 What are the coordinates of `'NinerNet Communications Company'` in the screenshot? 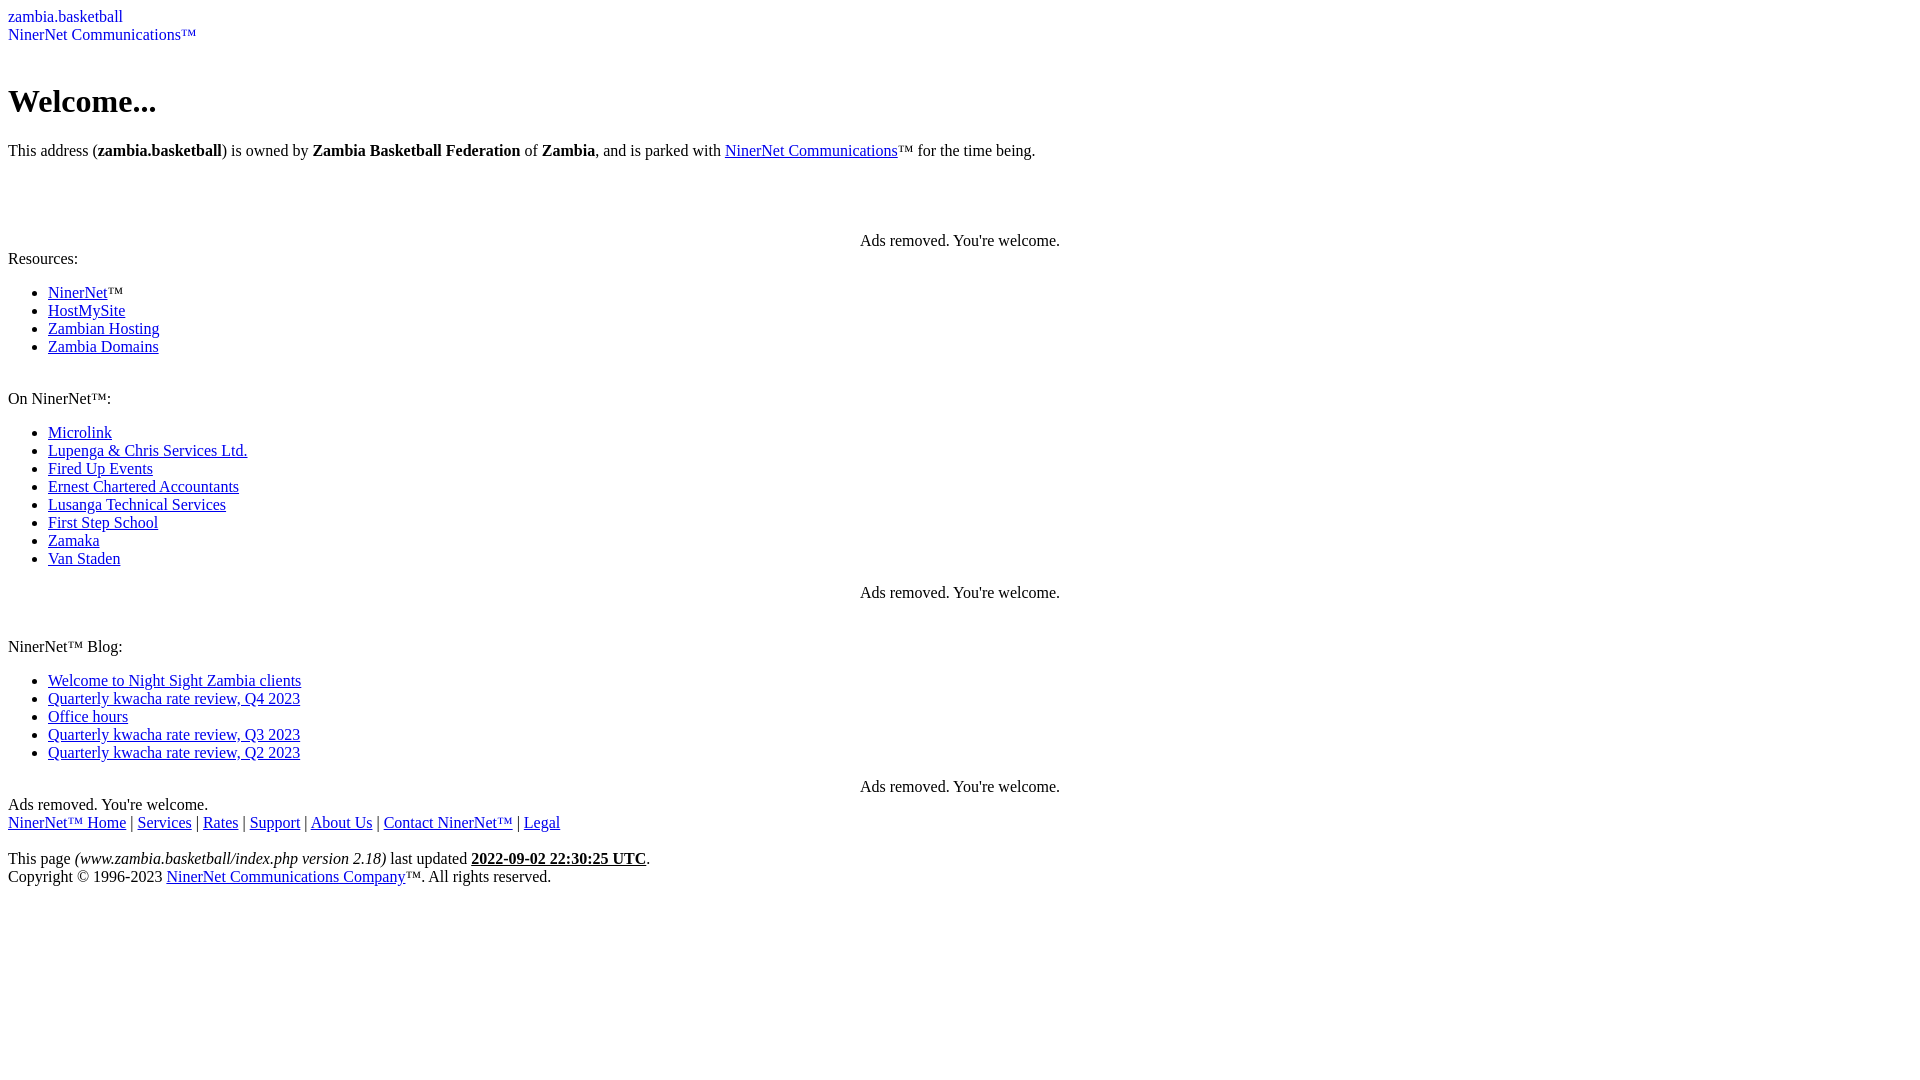 It's located at (284, 875).